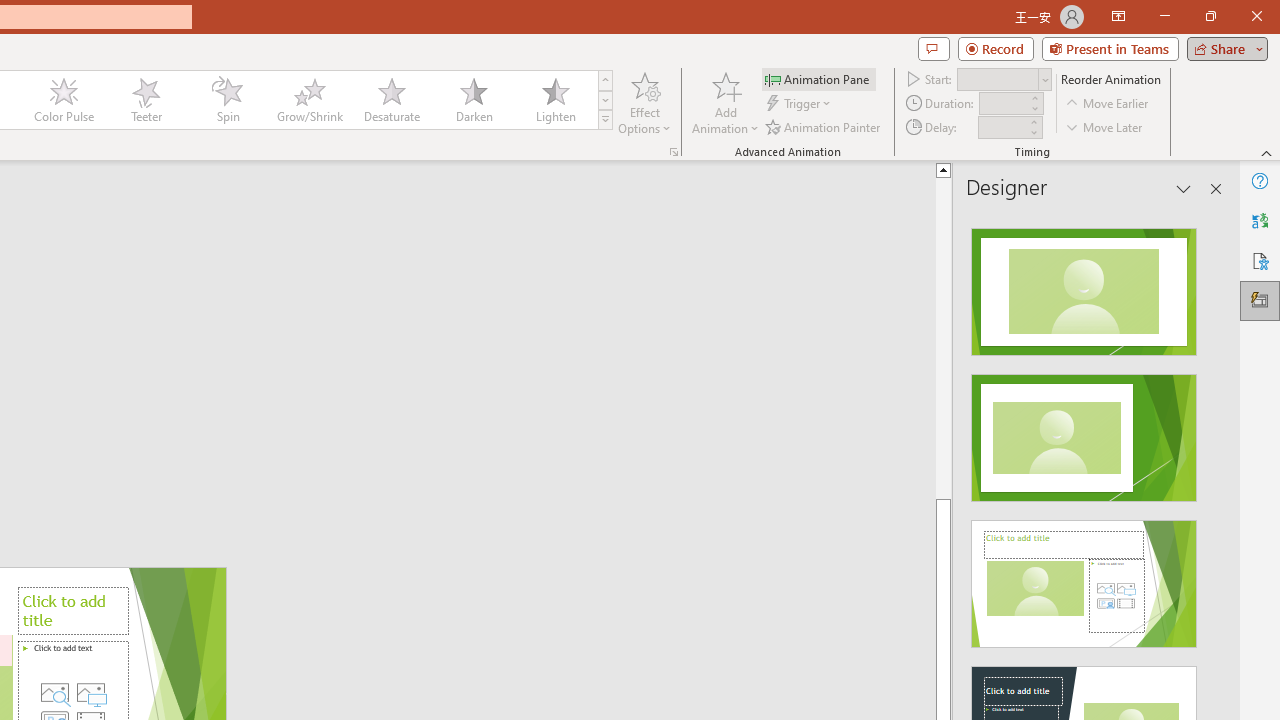 The image size is (1280, 720). Describe the element at coordinates (54, 692) in the screenshot. I see `'Stock Images'` at that location.